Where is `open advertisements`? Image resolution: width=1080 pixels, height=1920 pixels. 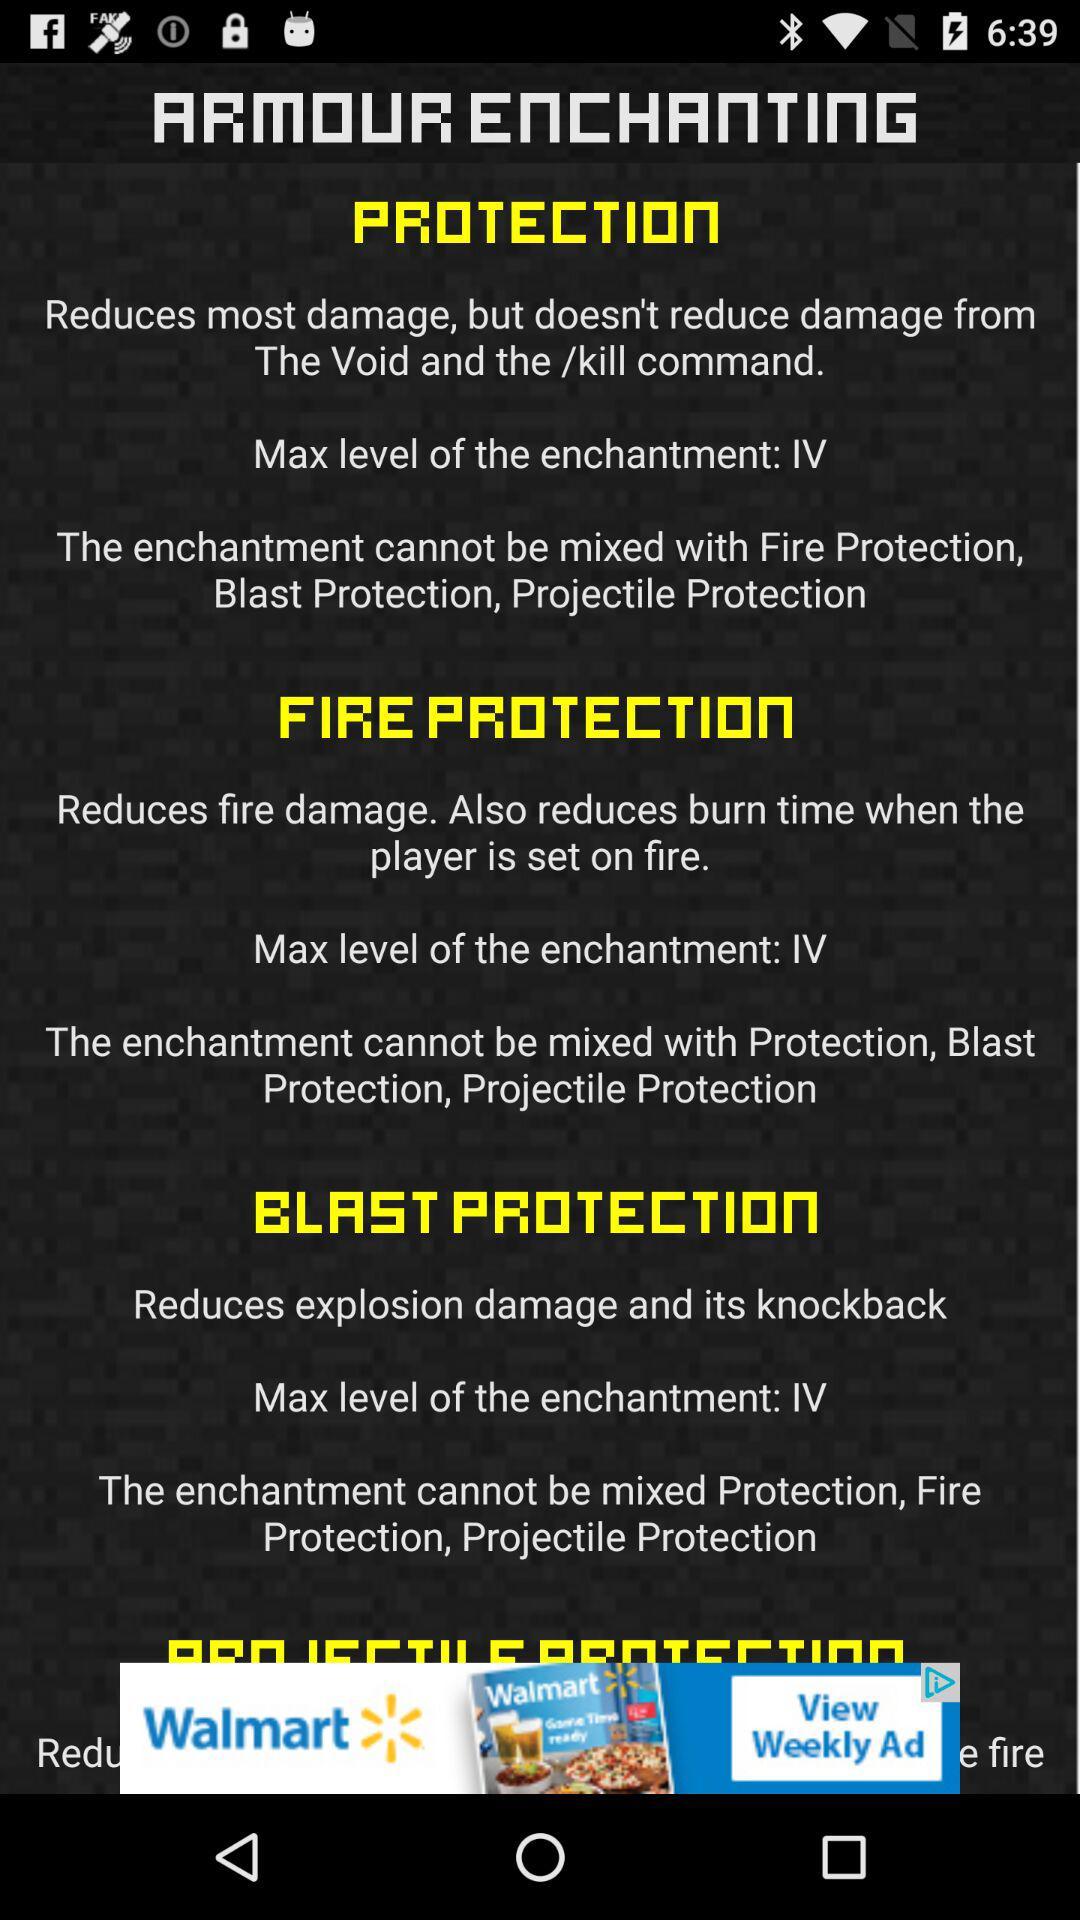 open advertisements is located at coordinates (540, 1727).